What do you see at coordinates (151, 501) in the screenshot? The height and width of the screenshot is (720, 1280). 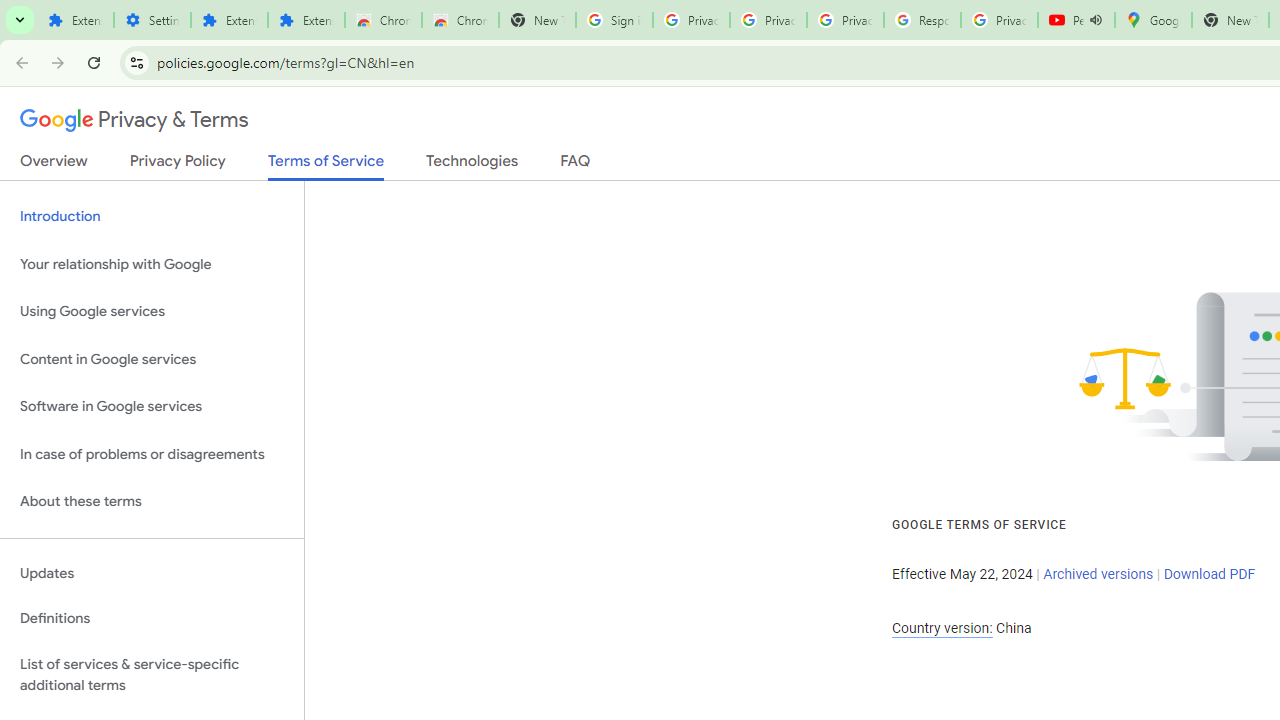 I see `'About these terms'` at bounding box center [151, 501].